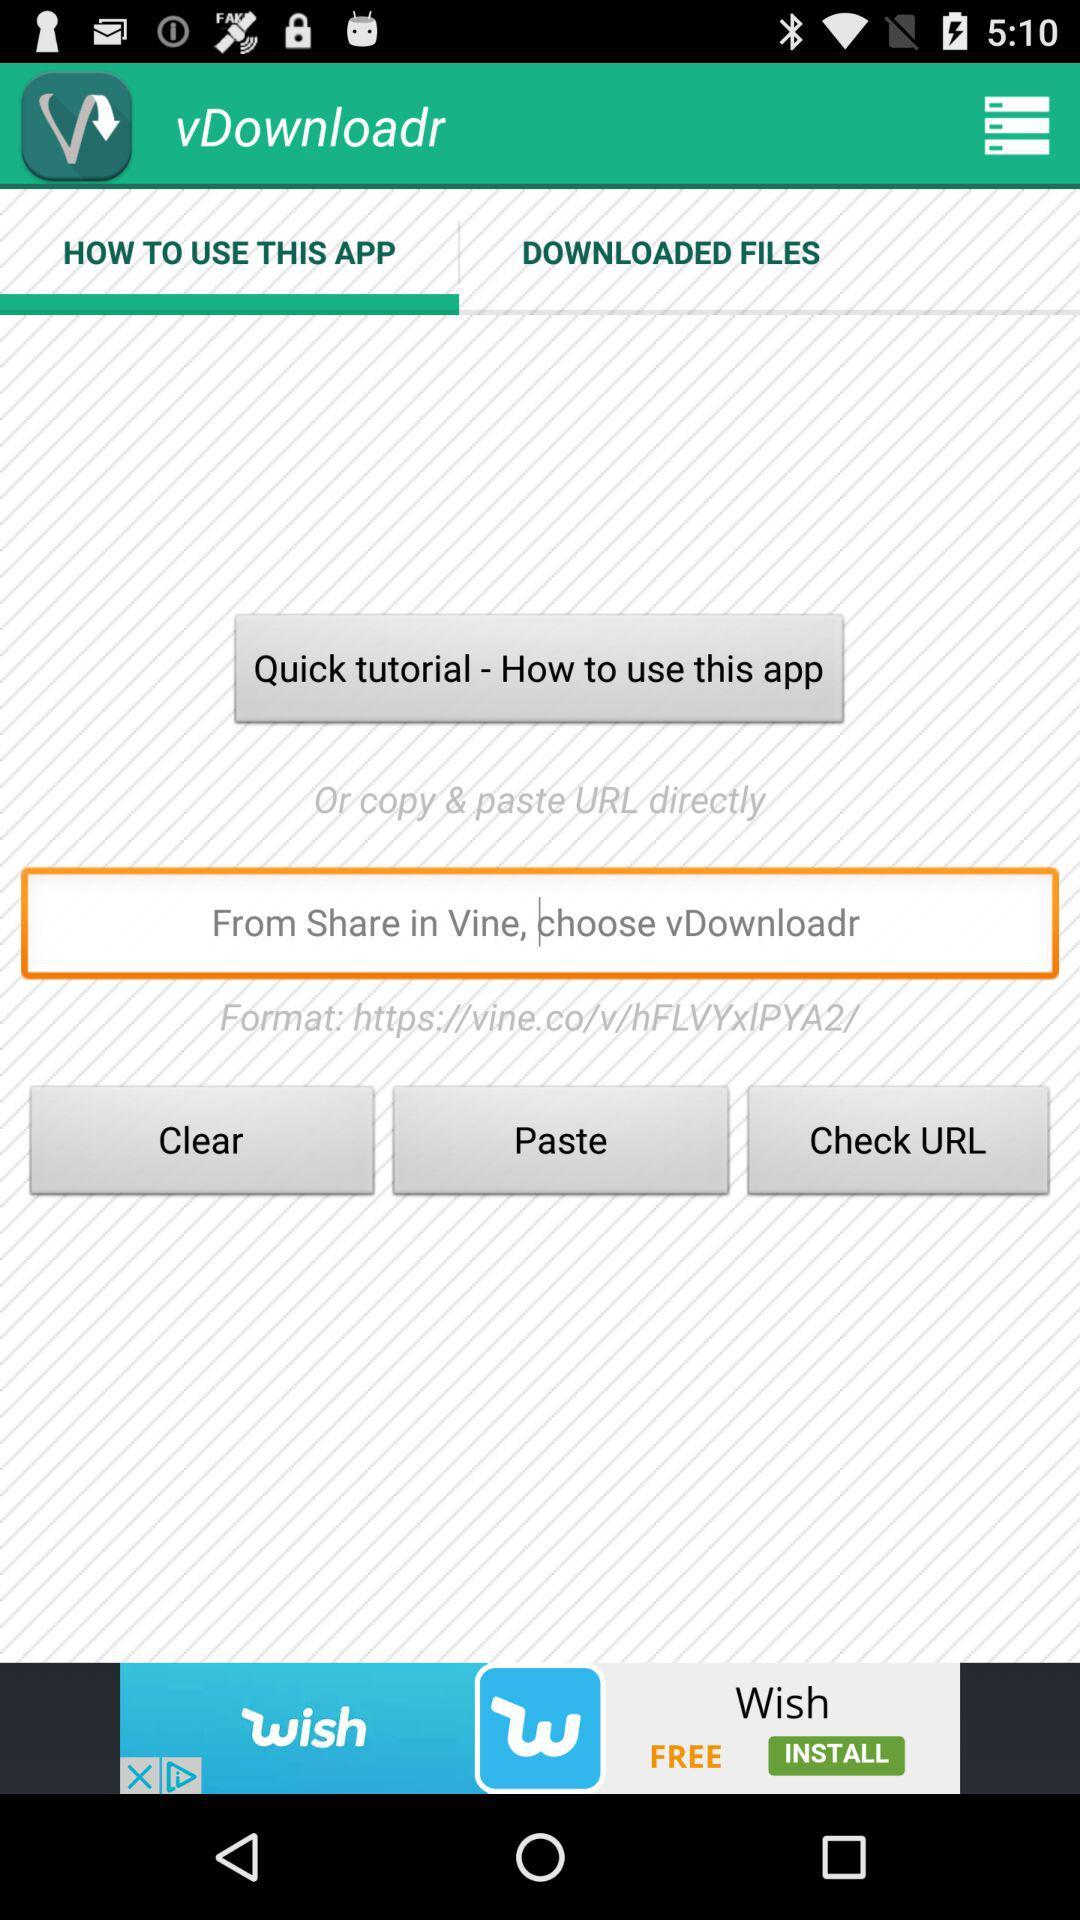  I want to click on visit sponsored advertisement 's site, so click(540, 1727).